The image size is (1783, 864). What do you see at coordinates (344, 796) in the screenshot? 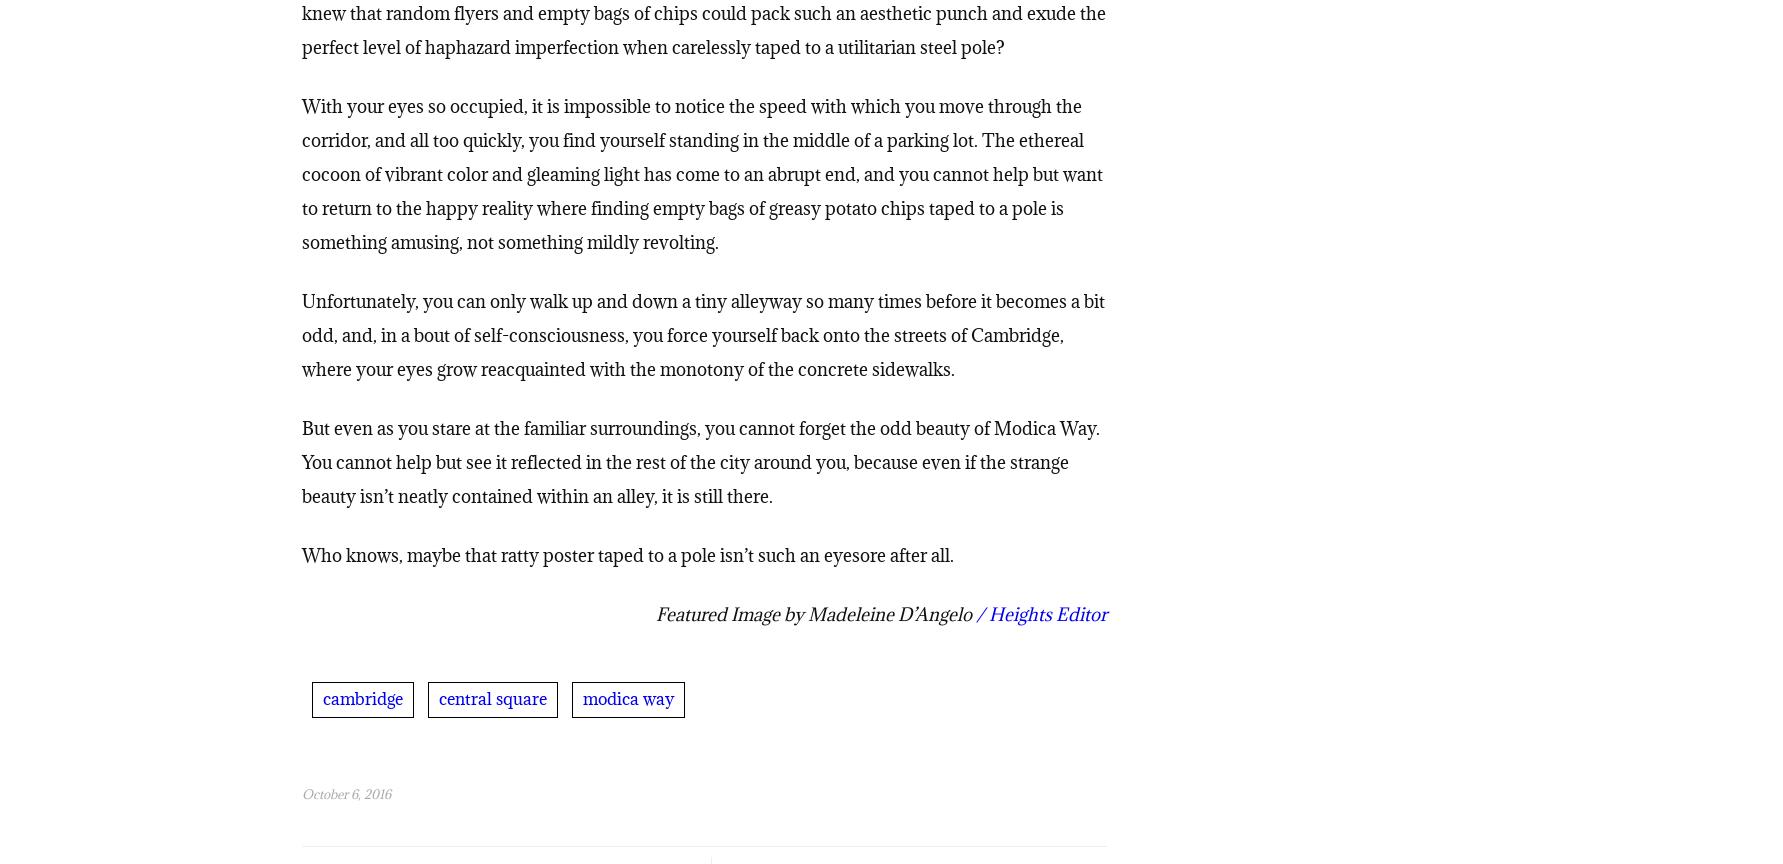
I see `'October 6, 2016'` at bounding box center [344, 796].